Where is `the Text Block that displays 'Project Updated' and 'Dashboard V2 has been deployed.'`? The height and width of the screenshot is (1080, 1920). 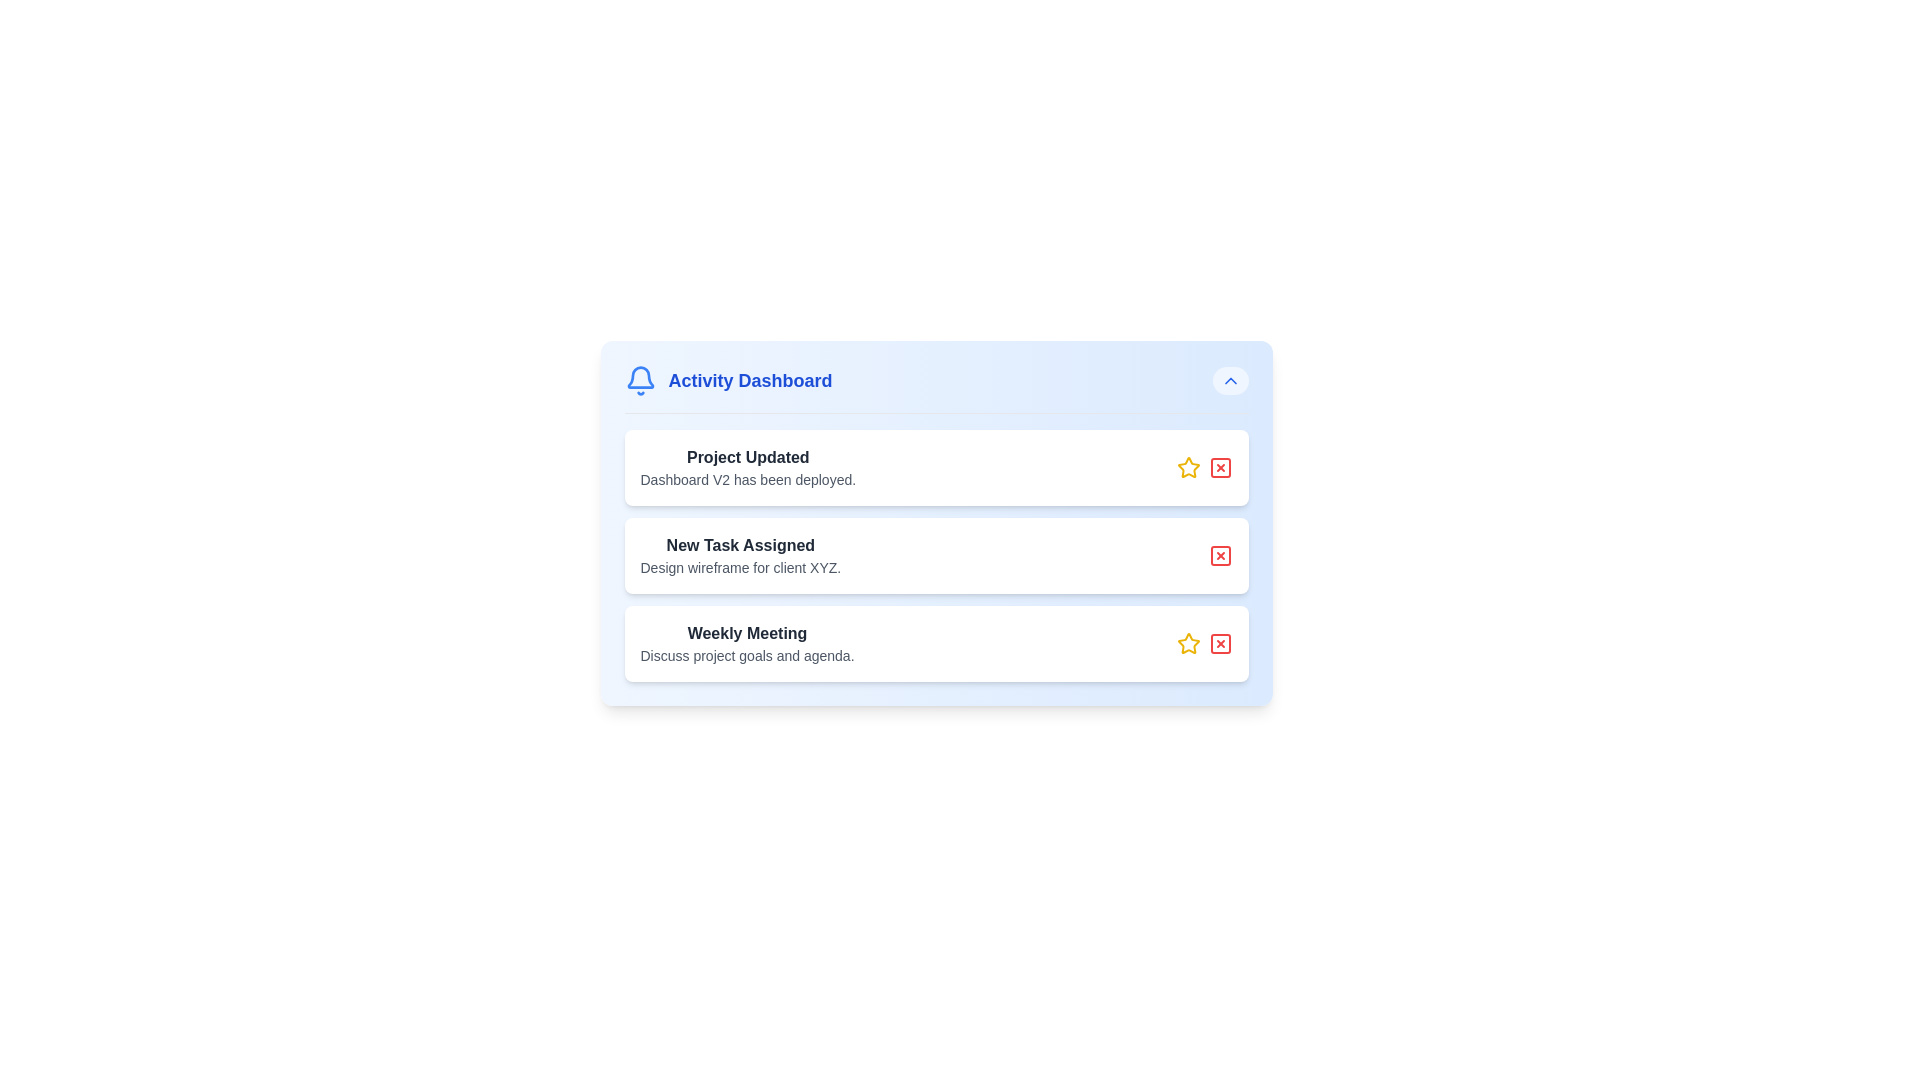 the Text Block that displays 'Project Updated' and 'Dashboard V2 has been deployed.' is located at coordinates (747, 467).